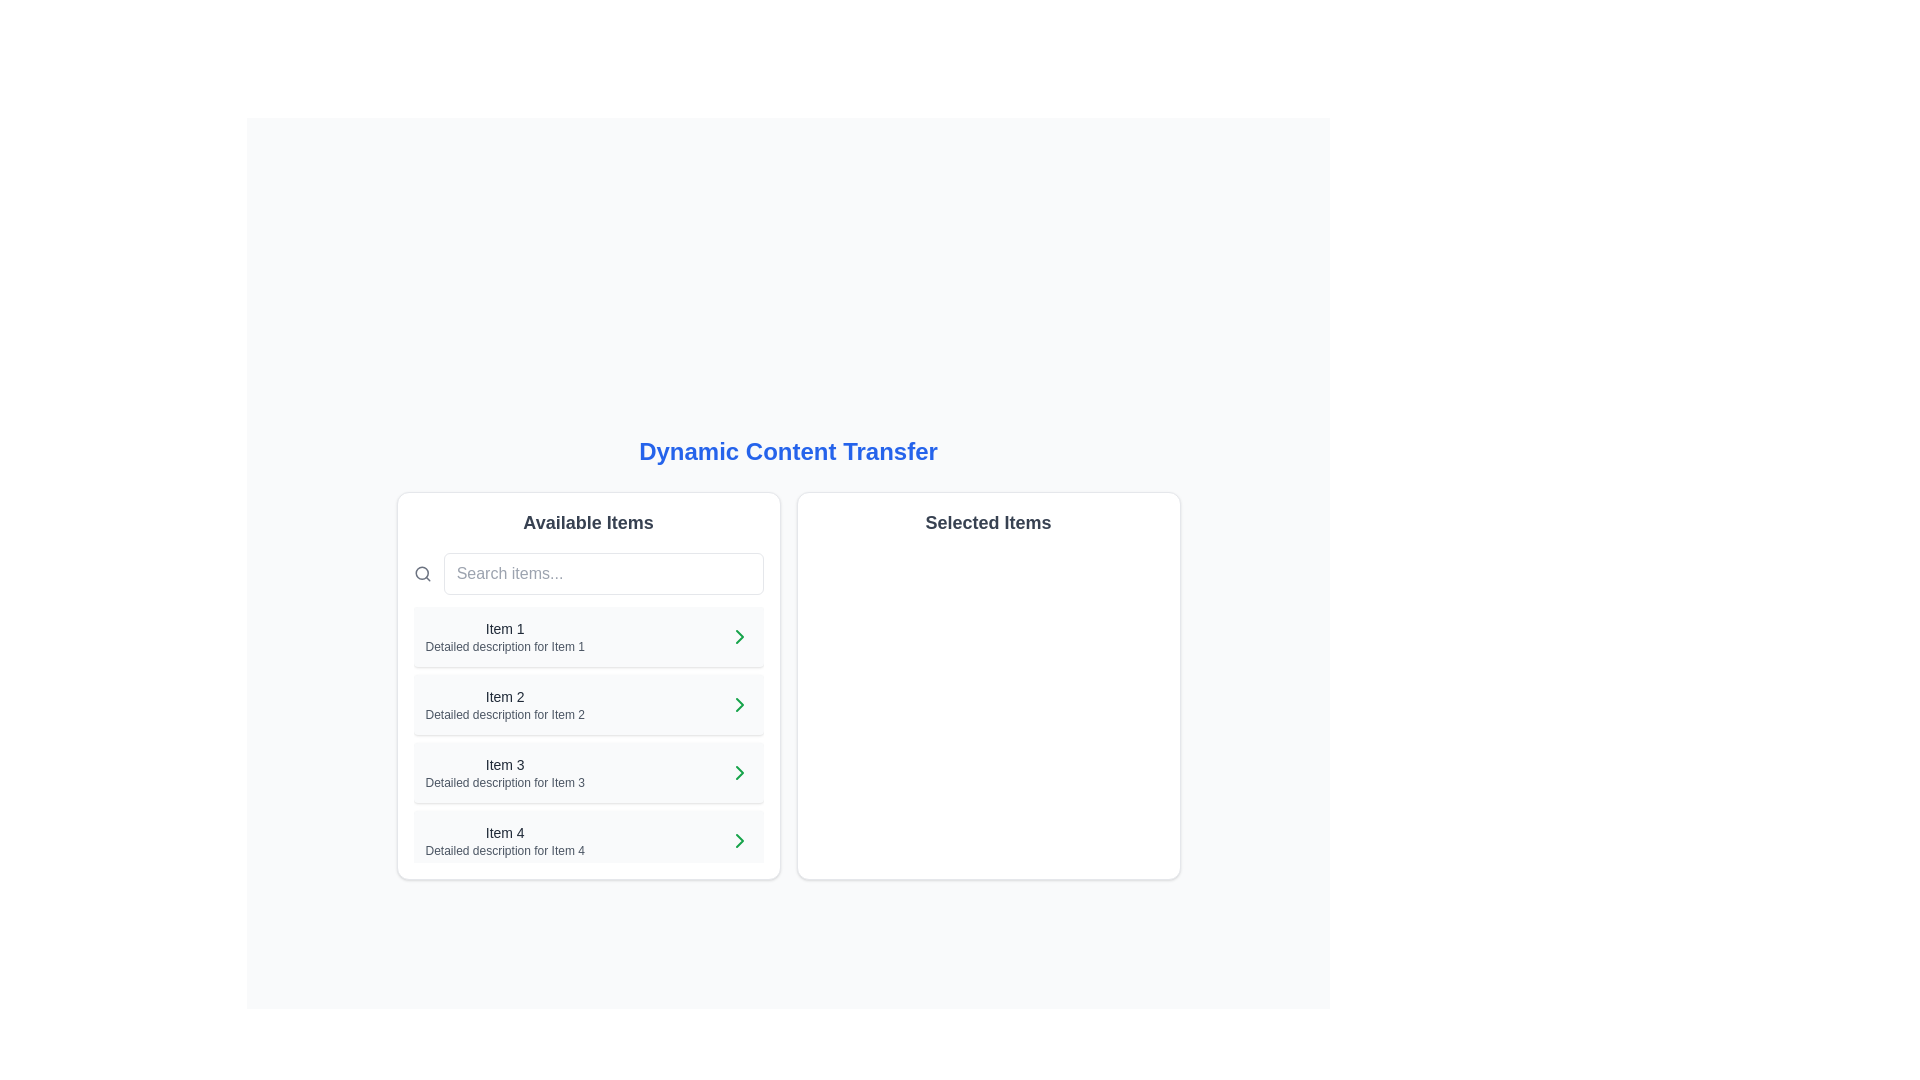 Image resolution: width=1920 pixels, height=1080 pixels. Describe the element at coordinates (505, 851) in the screenshot. I see `the text label displaying 'Detailed description for Item 4' located beneath the 'Item 4' title in the 'Available Items' section` at that location.